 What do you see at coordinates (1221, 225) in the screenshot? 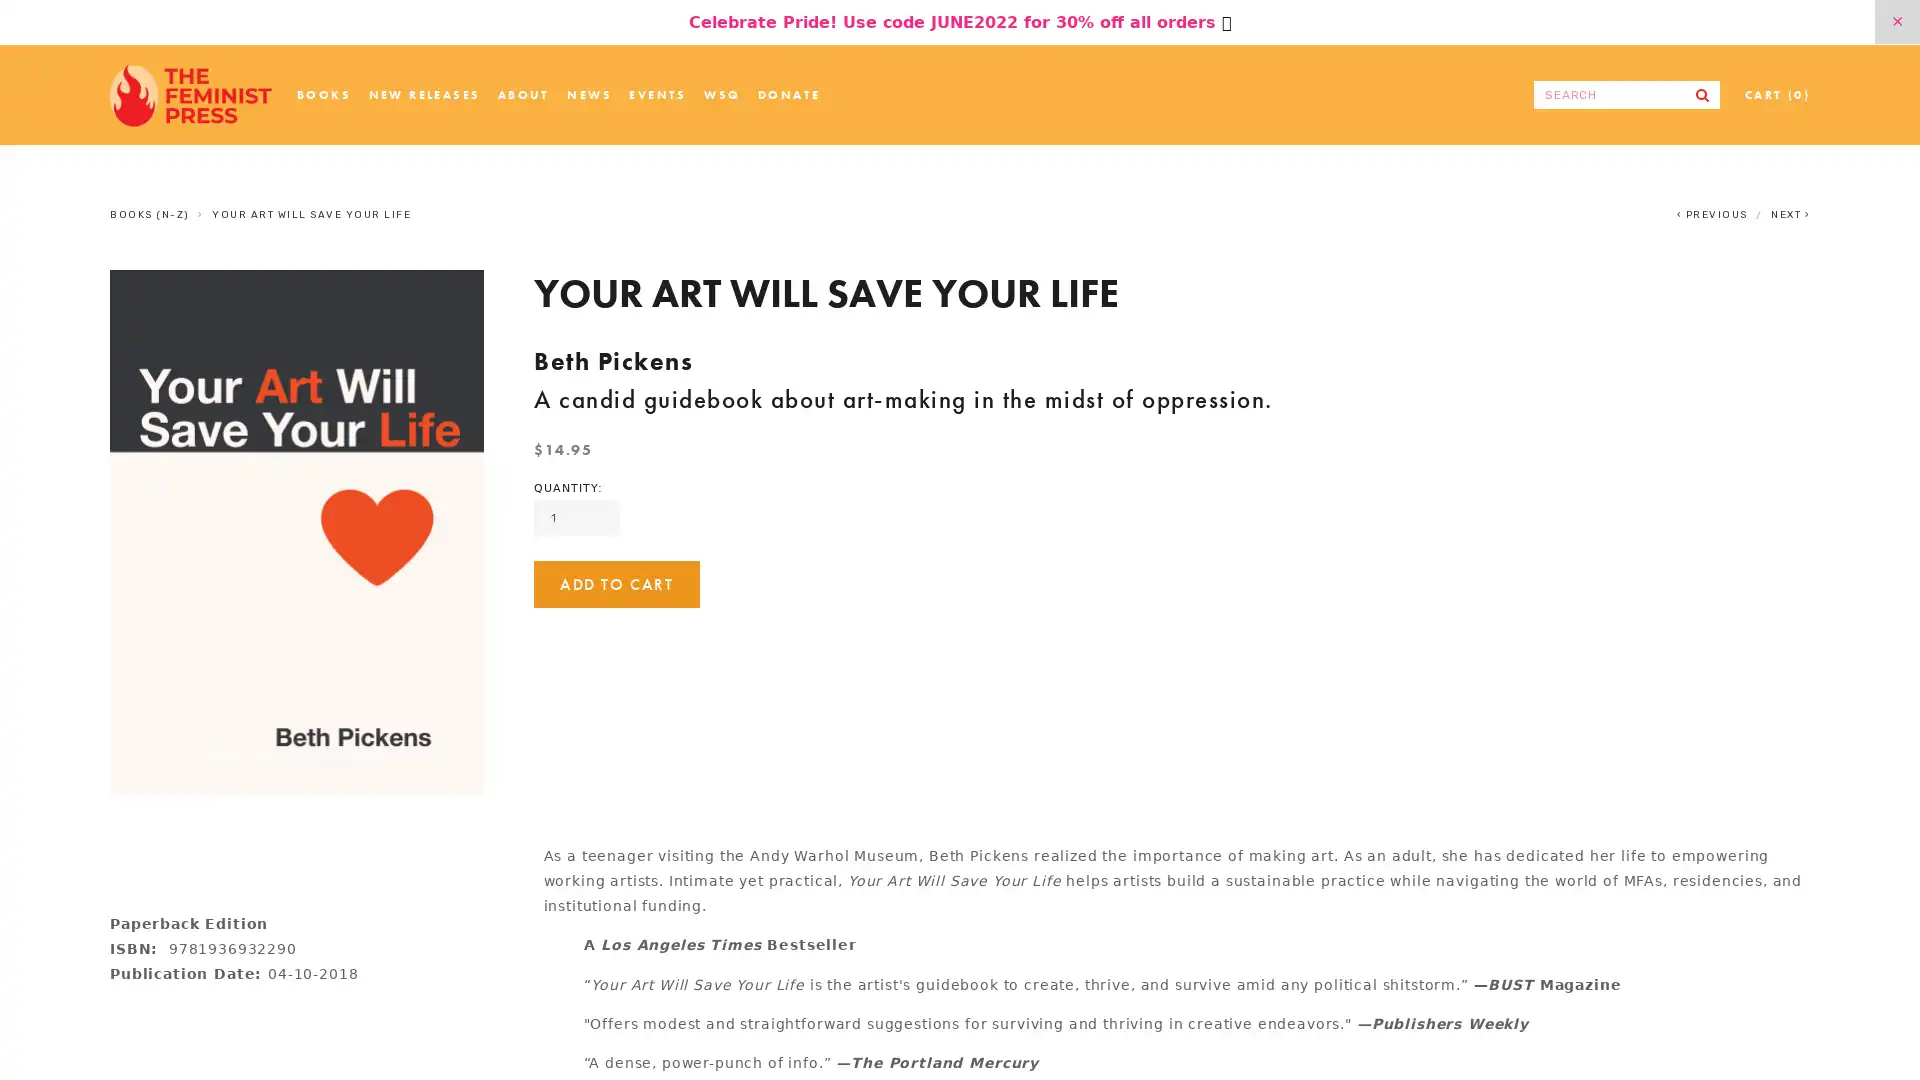
I see `Close` at bounding box center [1221, 225].